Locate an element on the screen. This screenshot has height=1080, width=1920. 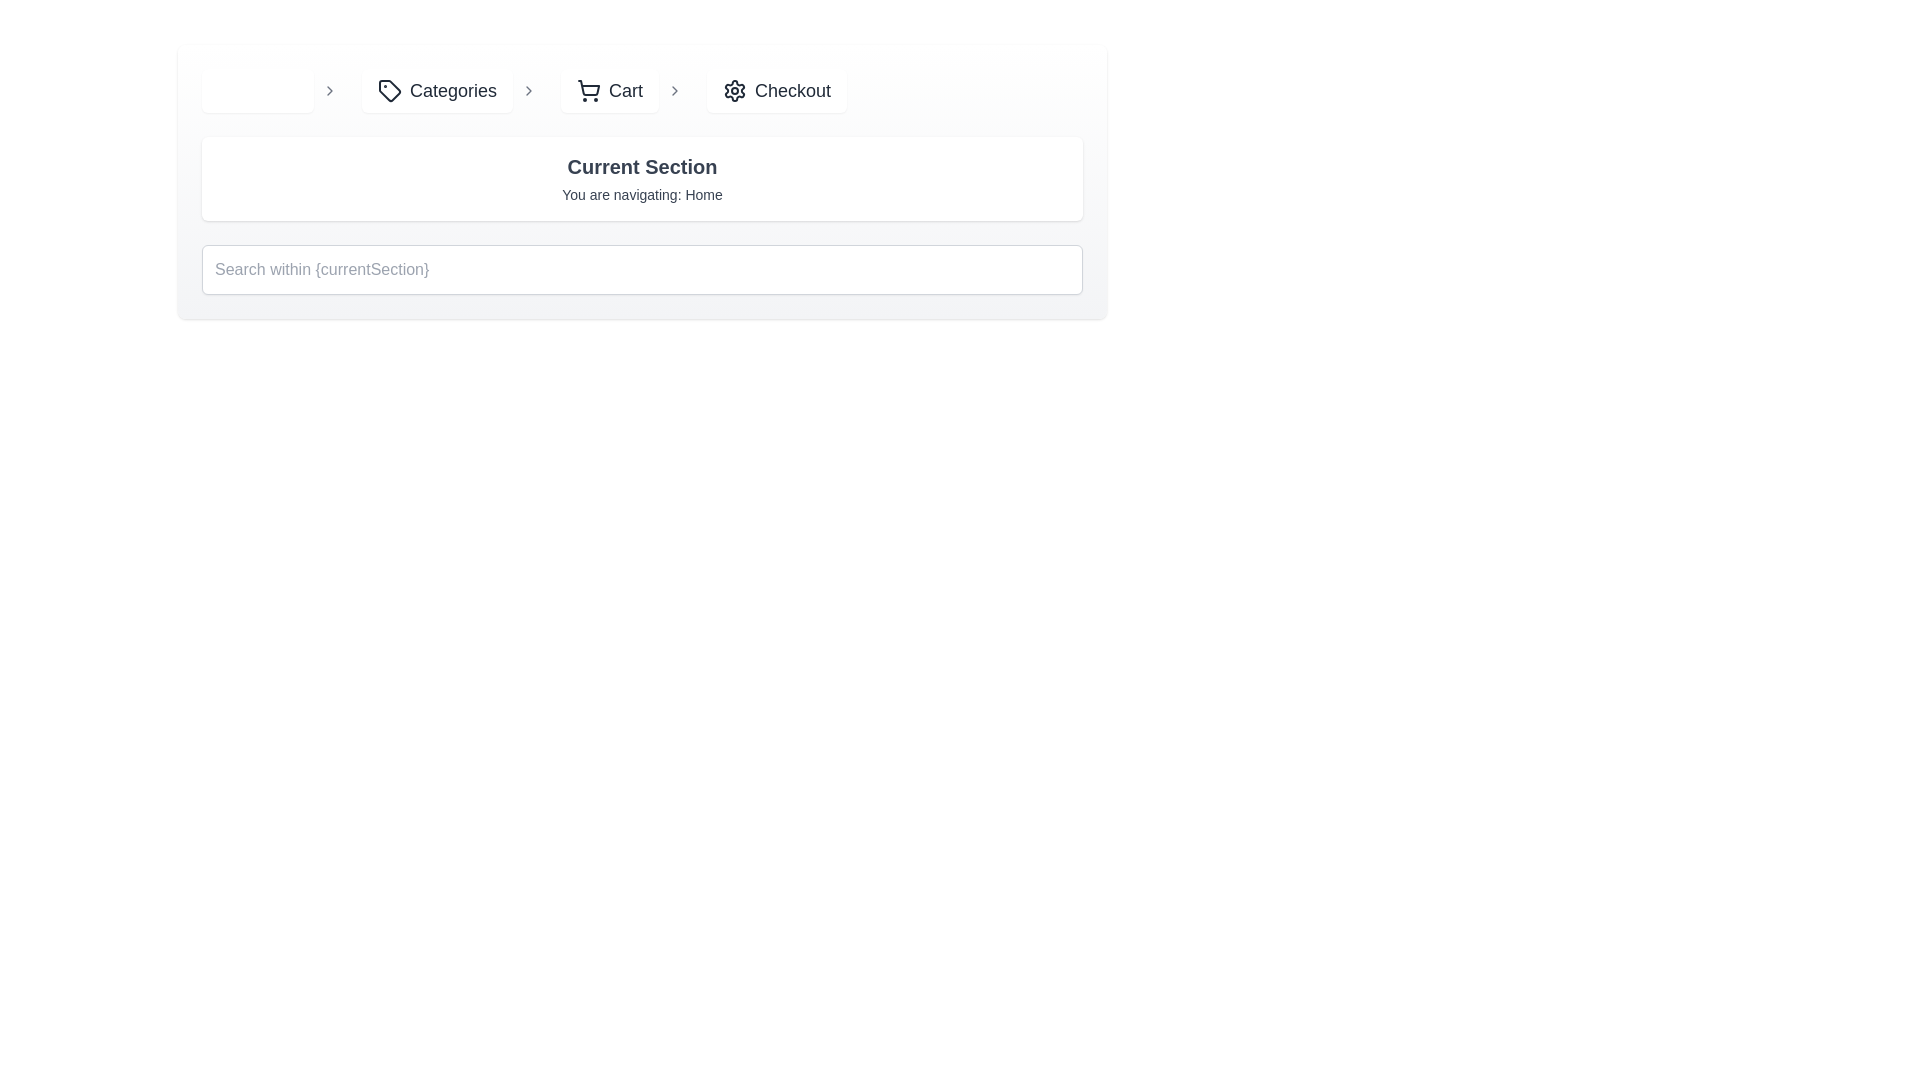
the 'Checkout' text label, which is styled with a moderate font size and positioned to the right of a gear-shaped icon in the upper right side of the interface, for visual feedback is located at coordinates (792, 91).